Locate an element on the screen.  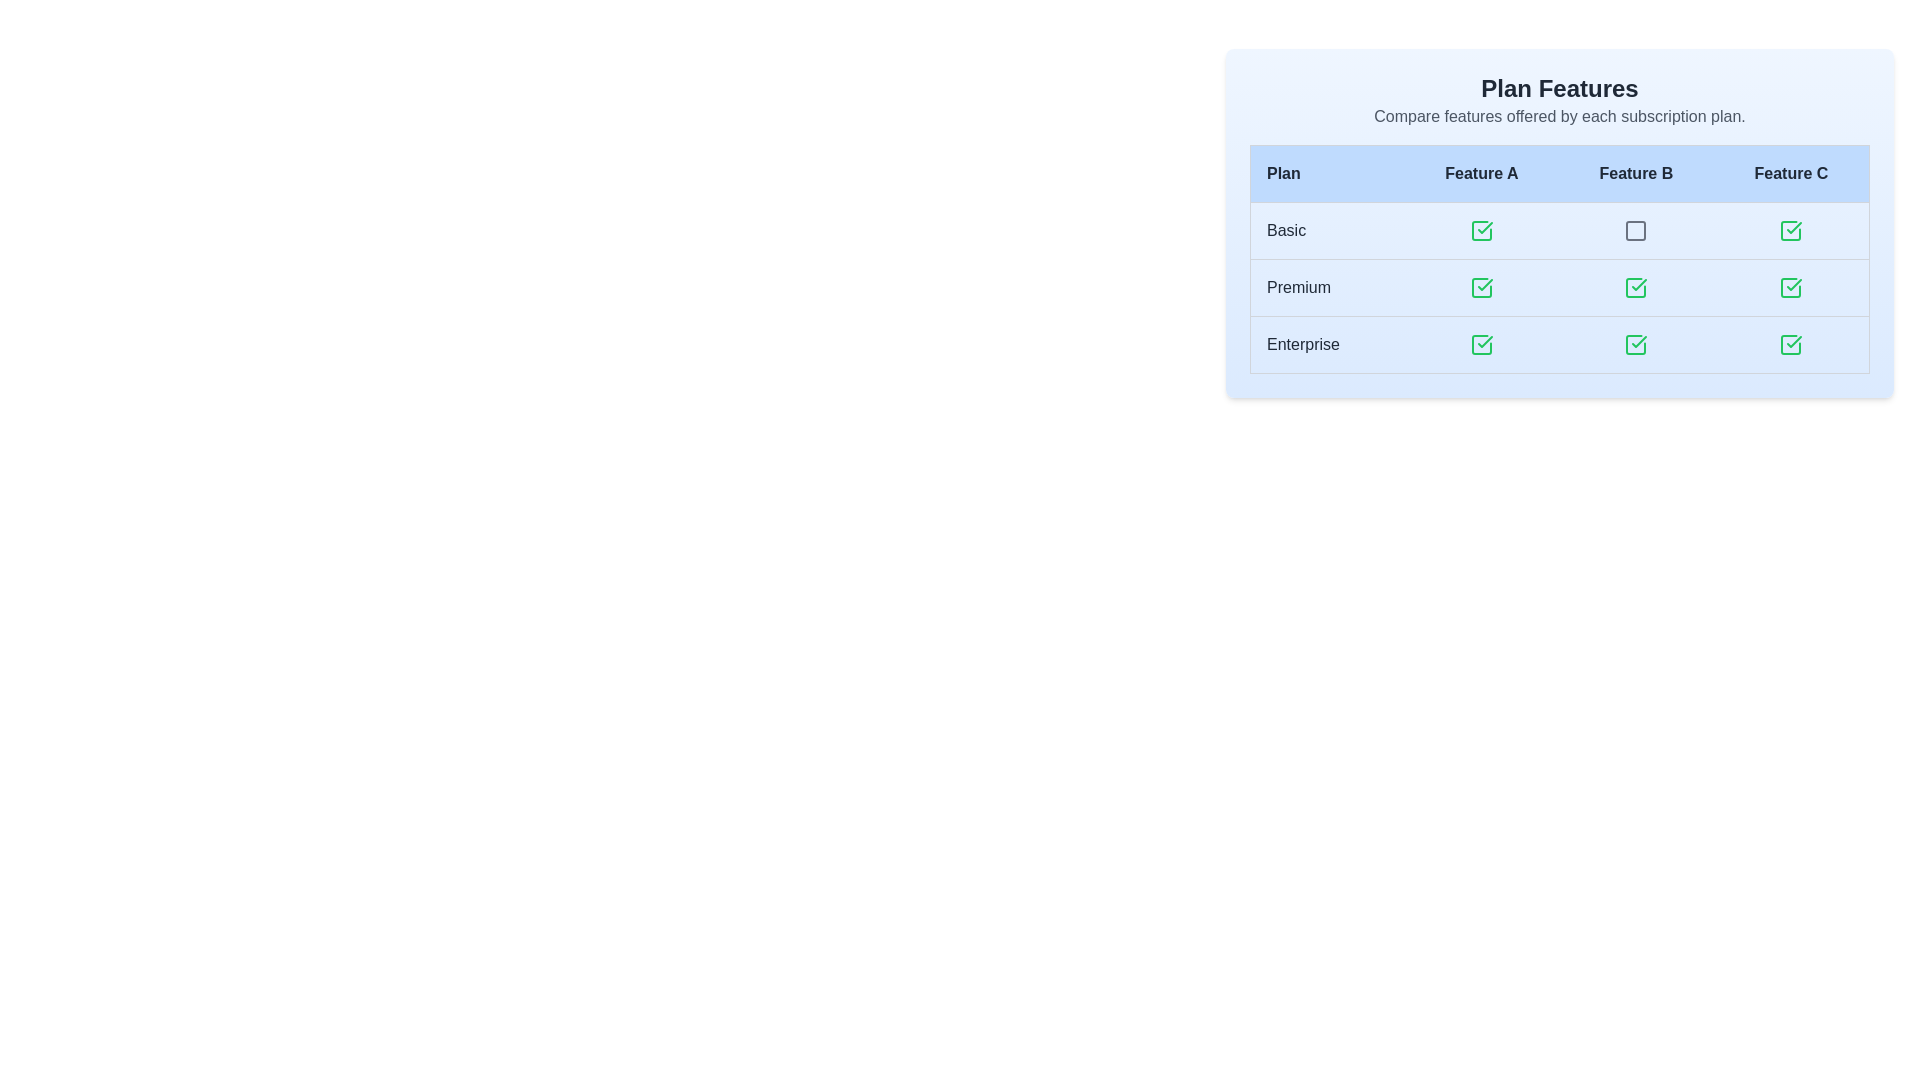
the checkbox icon indicating that Feature B is included in the 'Enterprise' subscription plan, located in the third row and second column of the table is located at coordinates (1636, 343).